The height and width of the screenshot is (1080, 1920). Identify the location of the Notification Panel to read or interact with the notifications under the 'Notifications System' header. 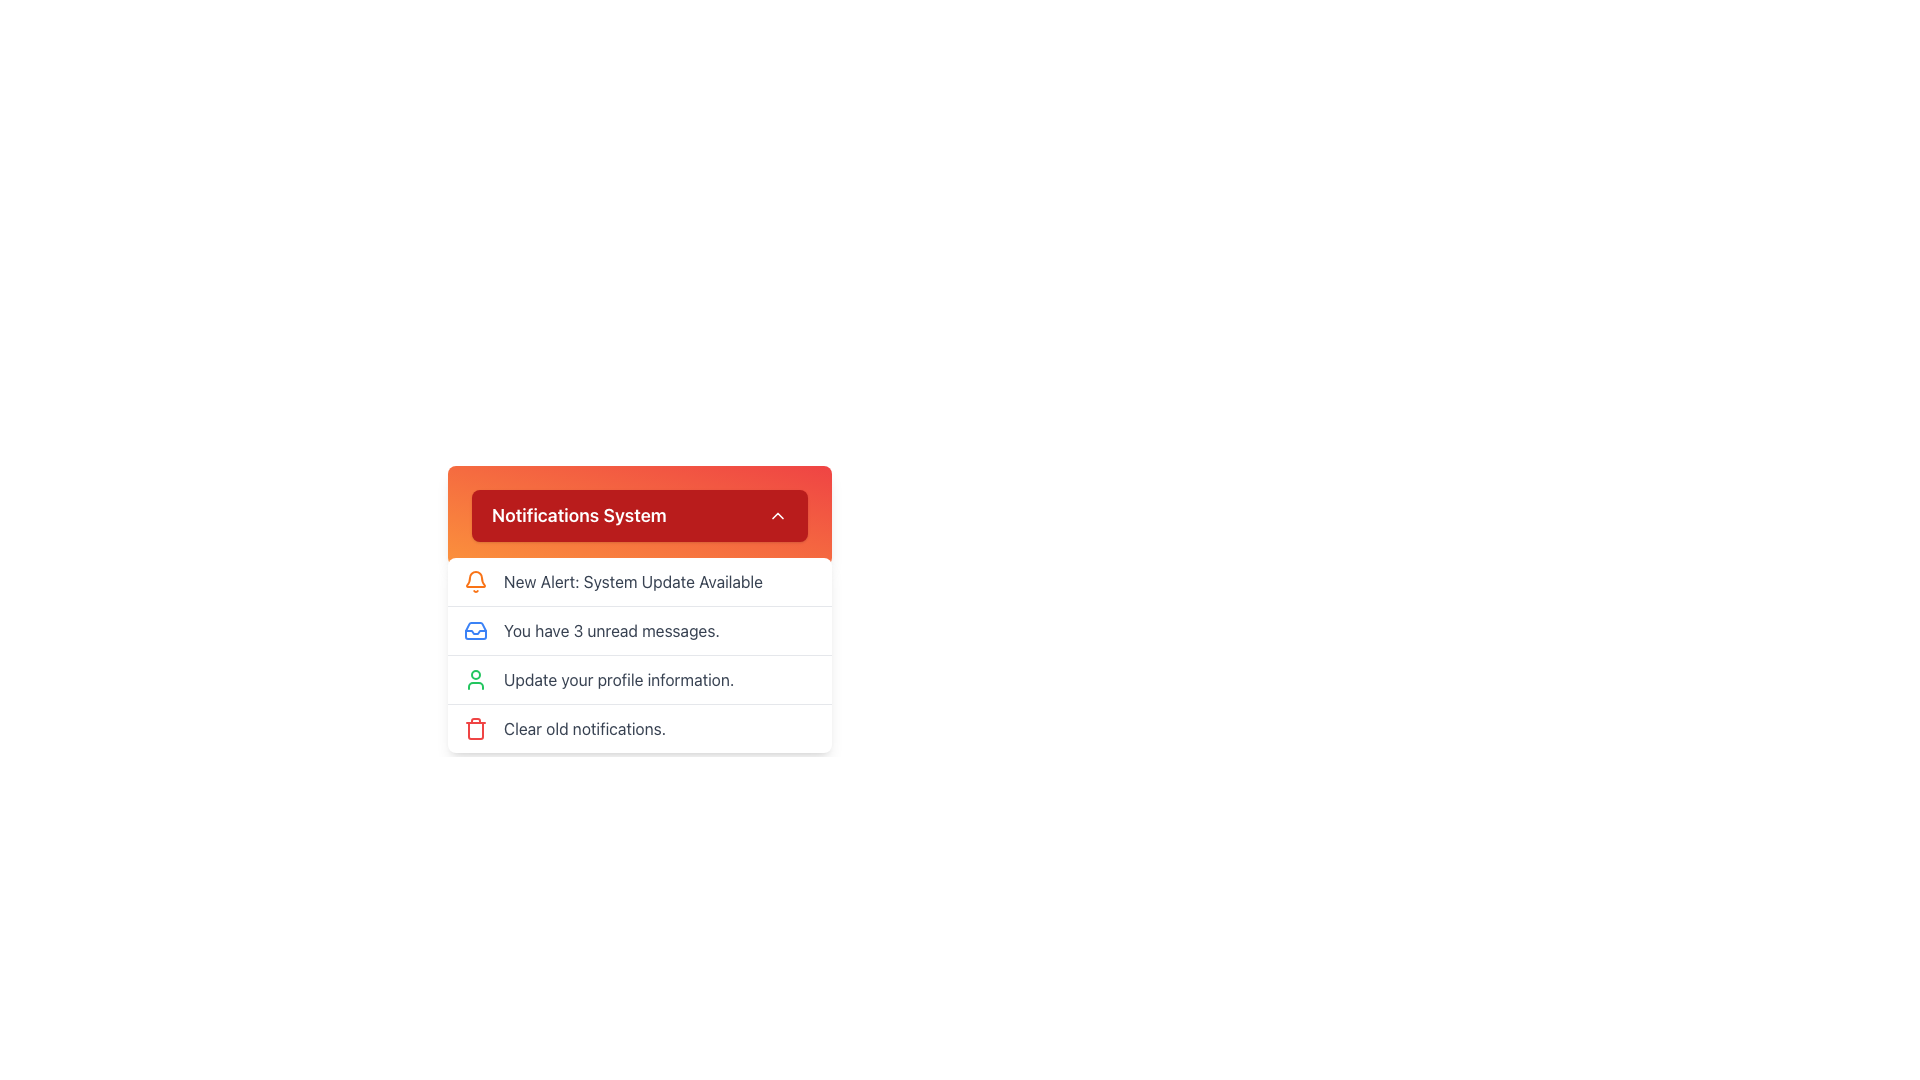
(638, 578).